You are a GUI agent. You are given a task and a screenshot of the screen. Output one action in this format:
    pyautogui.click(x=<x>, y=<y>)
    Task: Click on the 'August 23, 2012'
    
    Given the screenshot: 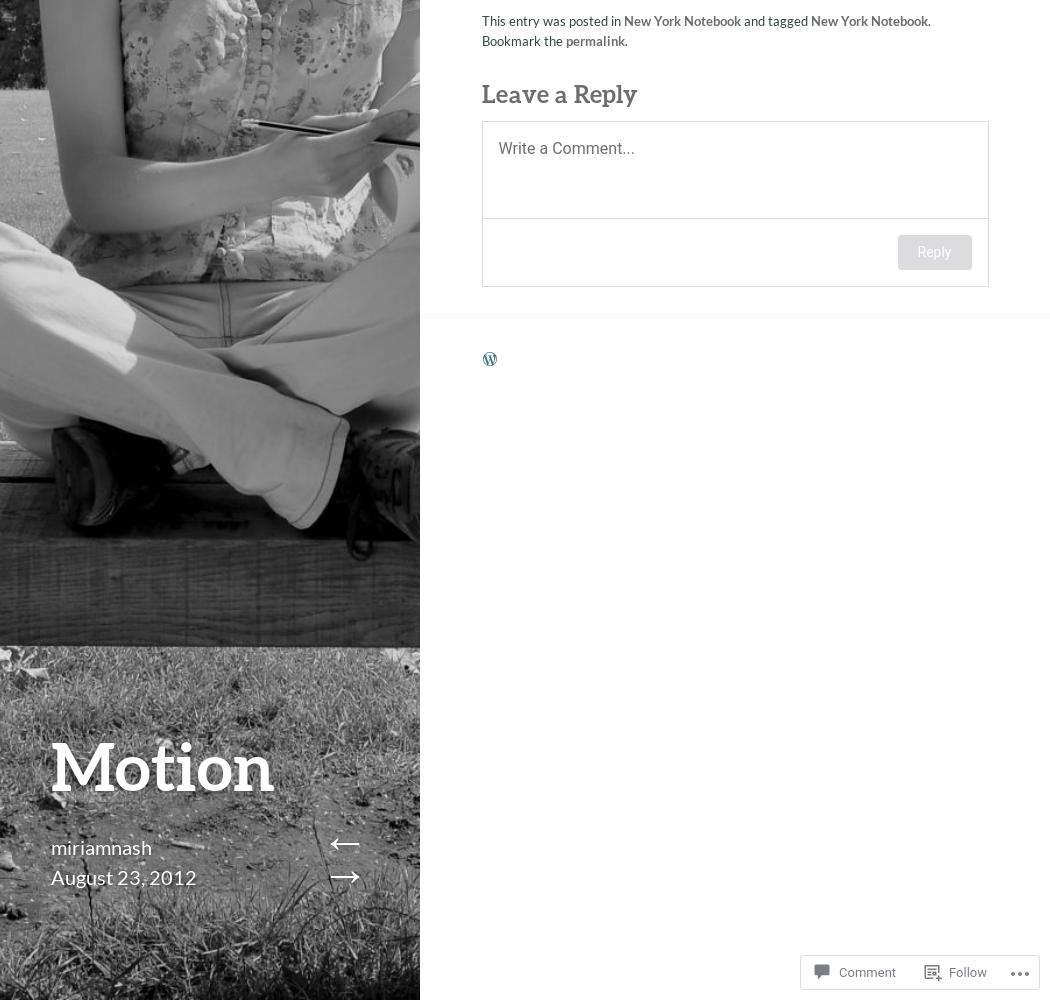 What is the action you would take?
    pyautogui.click(x=123, y=877)
    